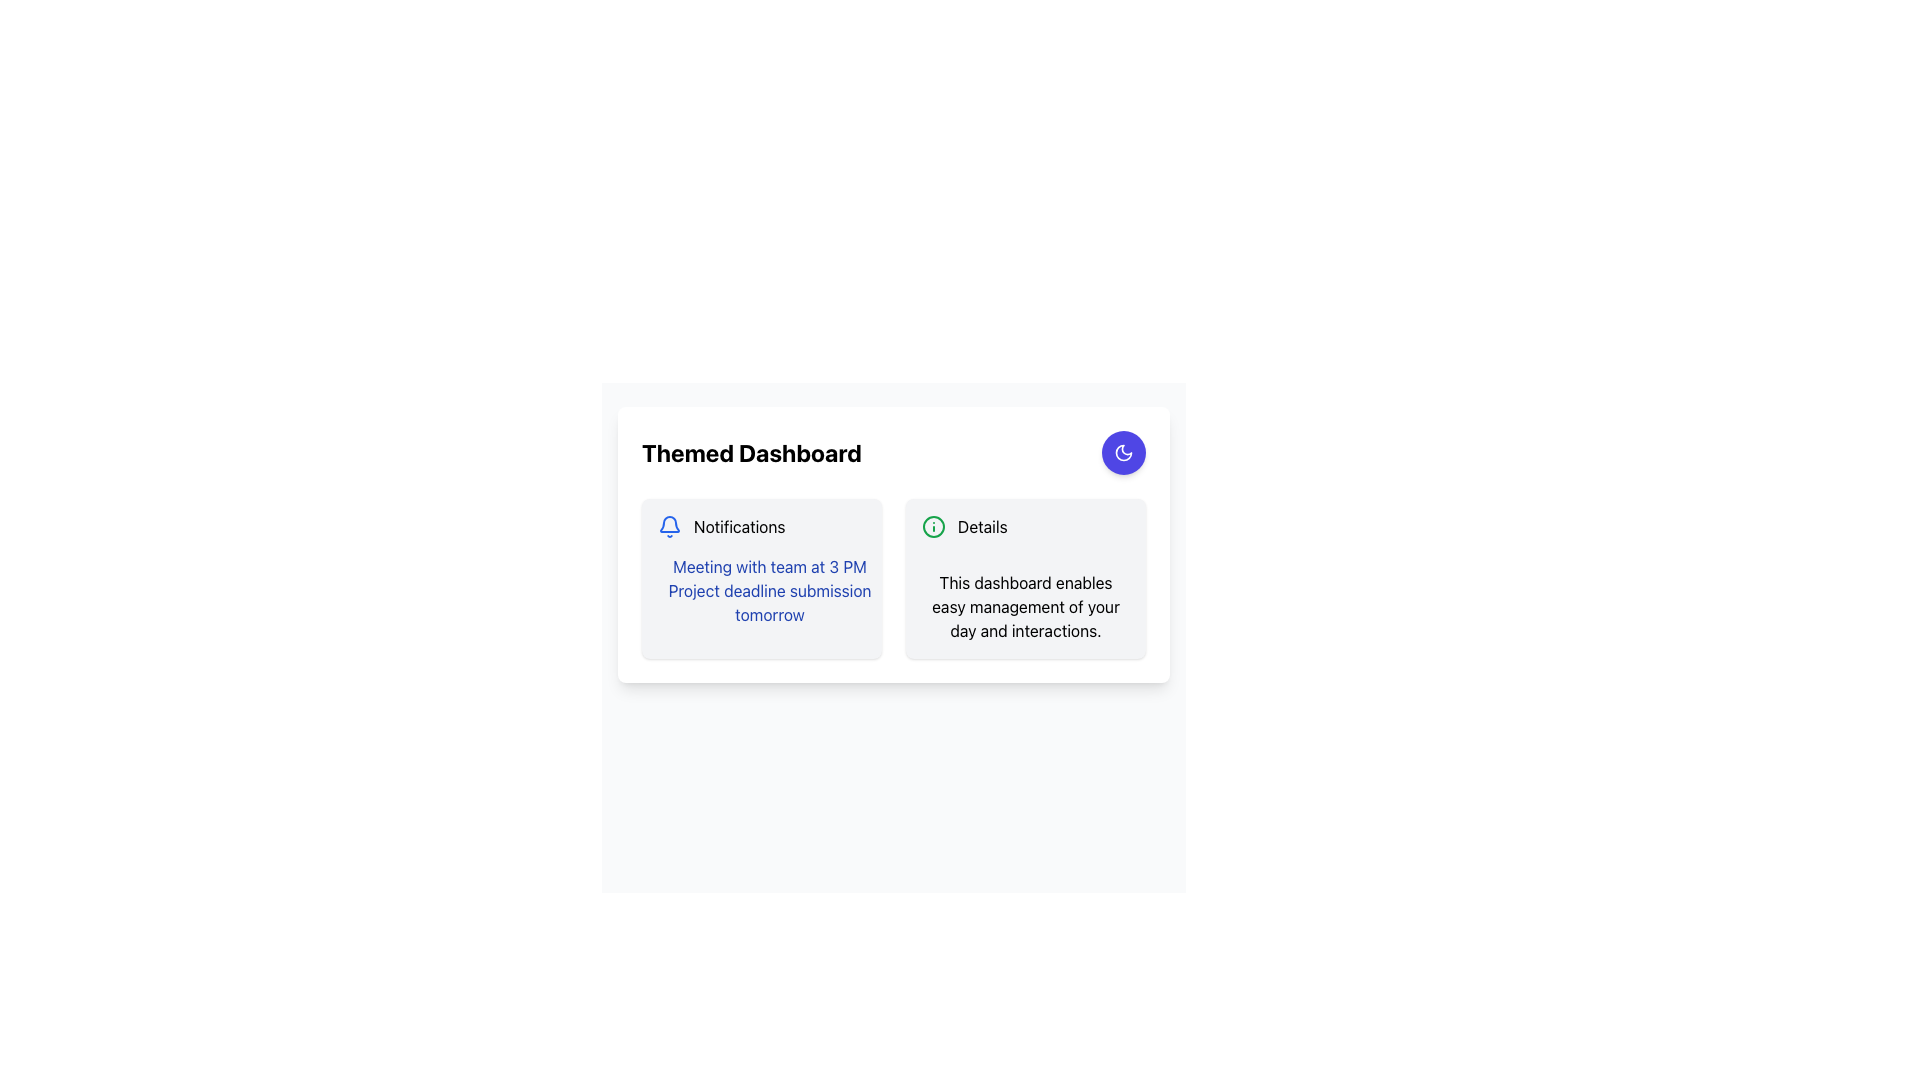 This screenshot has height=1080, width=1920. What do you see at coordinates (761, 589) in the screenshot?
I see `the Text Content that displays notifications or updates related to the user's tasks or schedule, which is centrally positioned below the 'Notifications' title and icon` at bounding box center [761, 589].